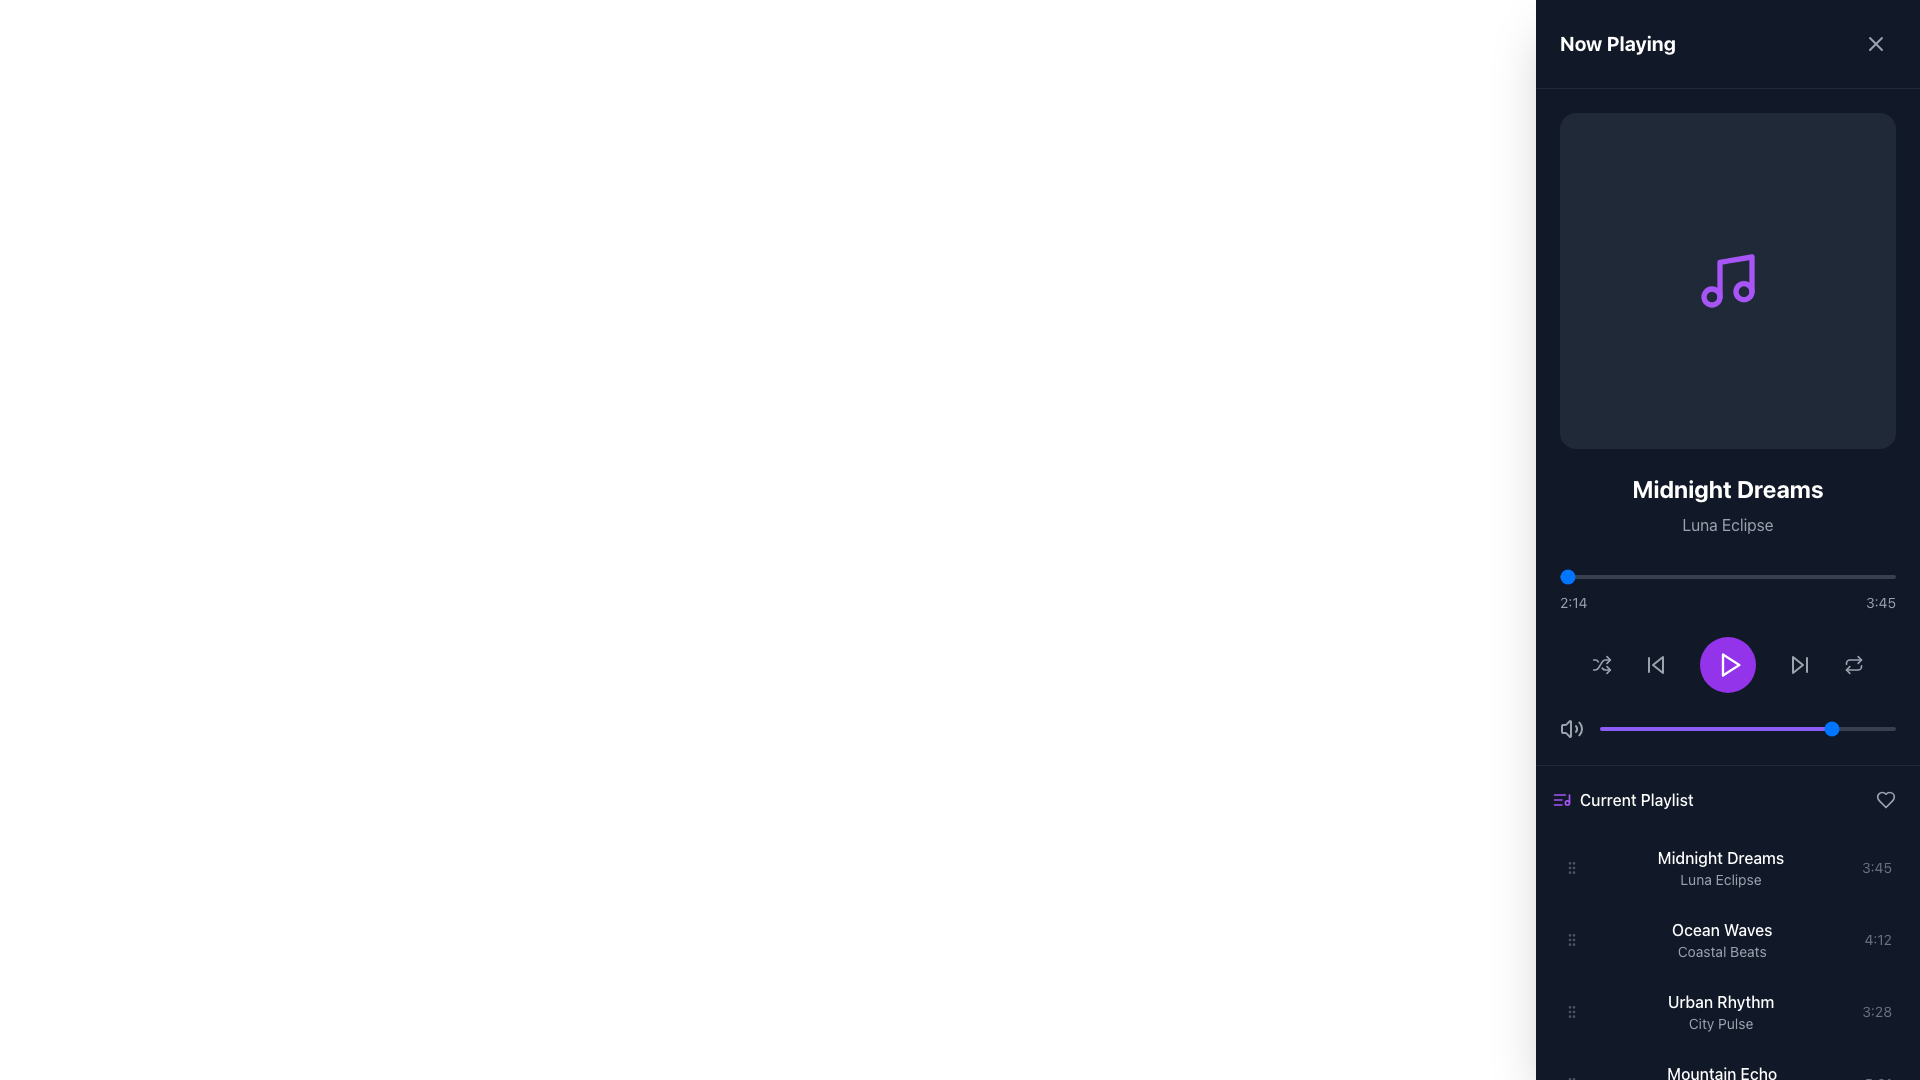  I want to click on the slider value, so click(1765, 729).